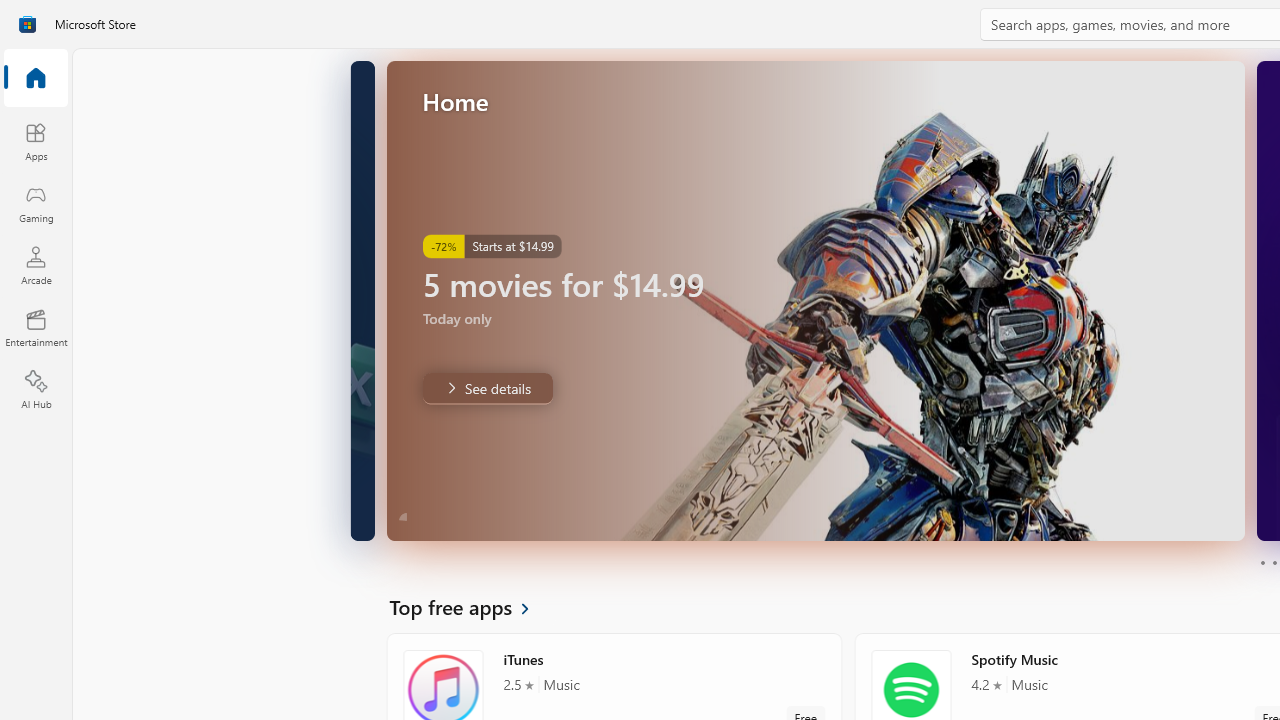 The height and width of the screenshot is (720, 1280). Describe the element at coordinates (35, 203) in the screenshot. I see `'Gaming'` at that location.